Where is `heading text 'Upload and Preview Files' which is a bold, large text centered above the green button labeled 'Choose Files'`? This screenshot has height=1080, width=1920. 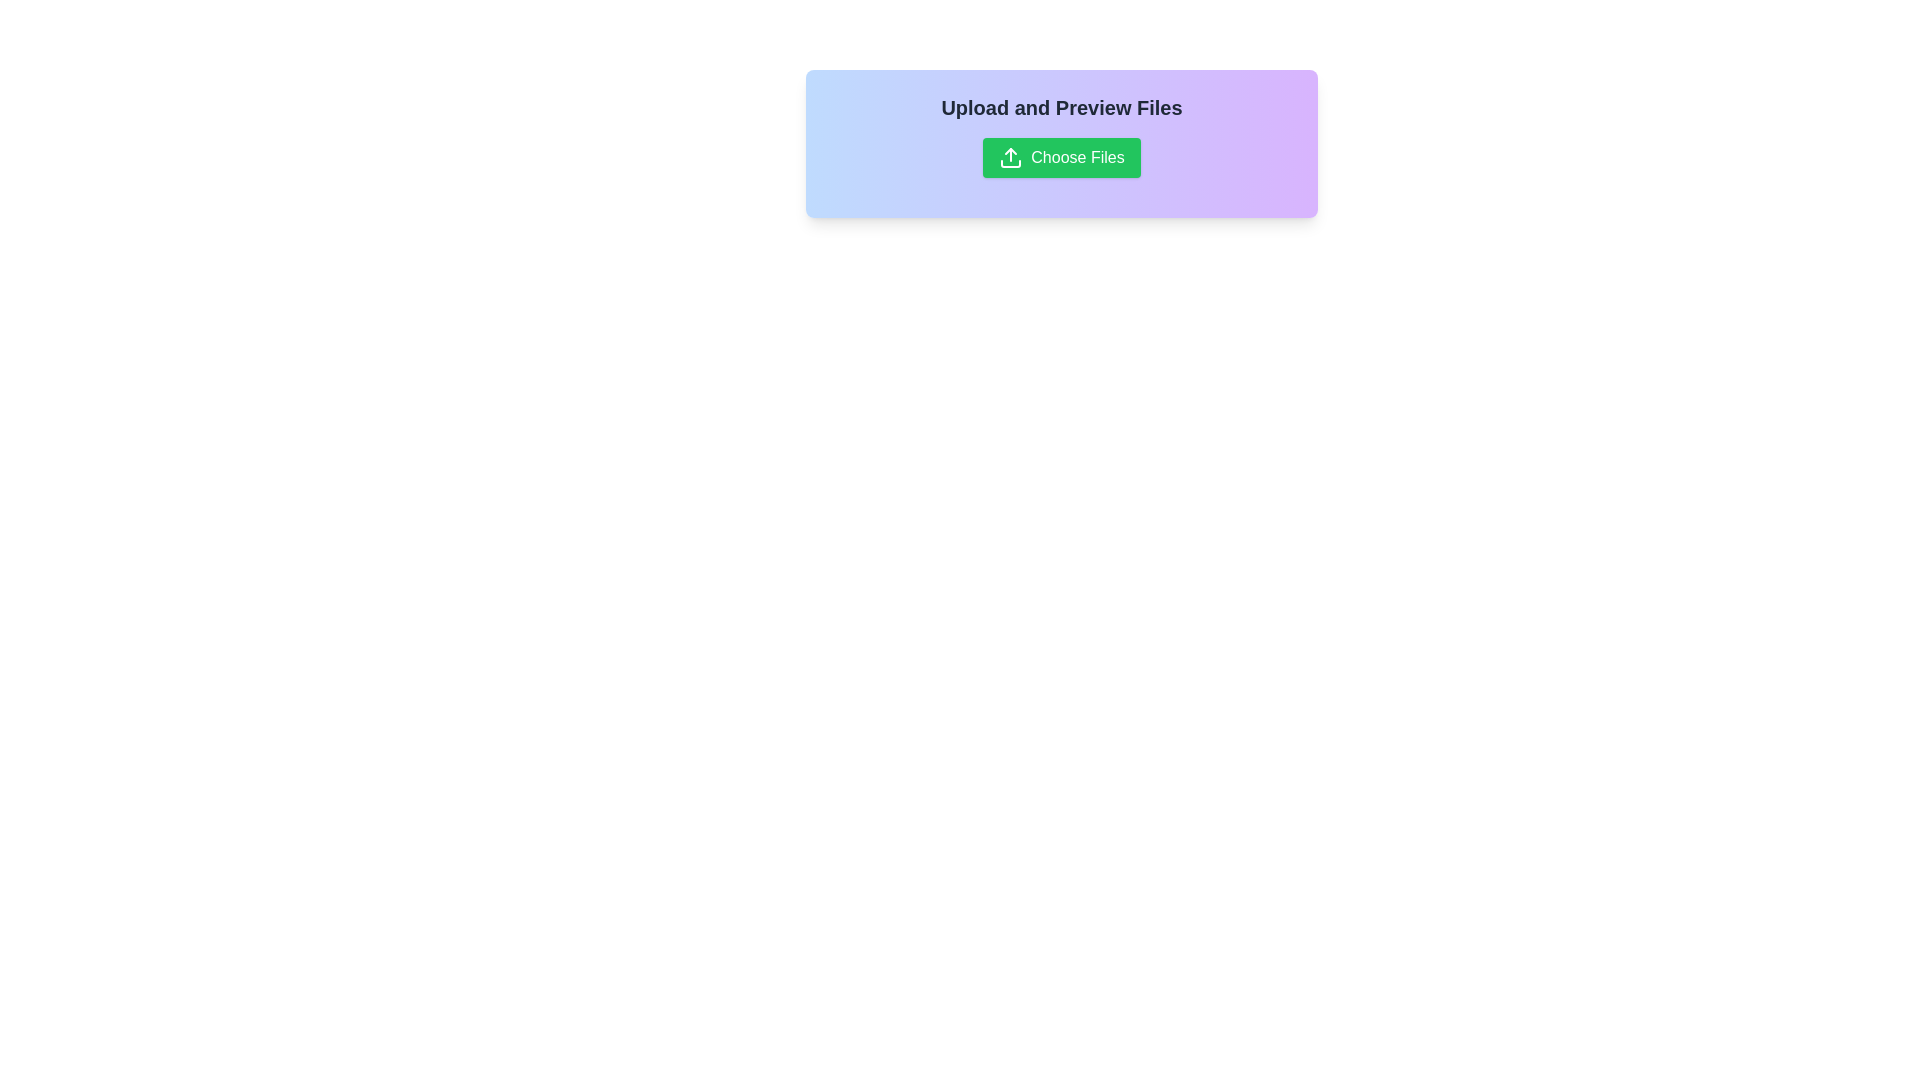 heading text 'Upload and Preview Files' which is a bold, large text centered above the green button labeled 'Choose Files' is located at coordinates (1060, 108).